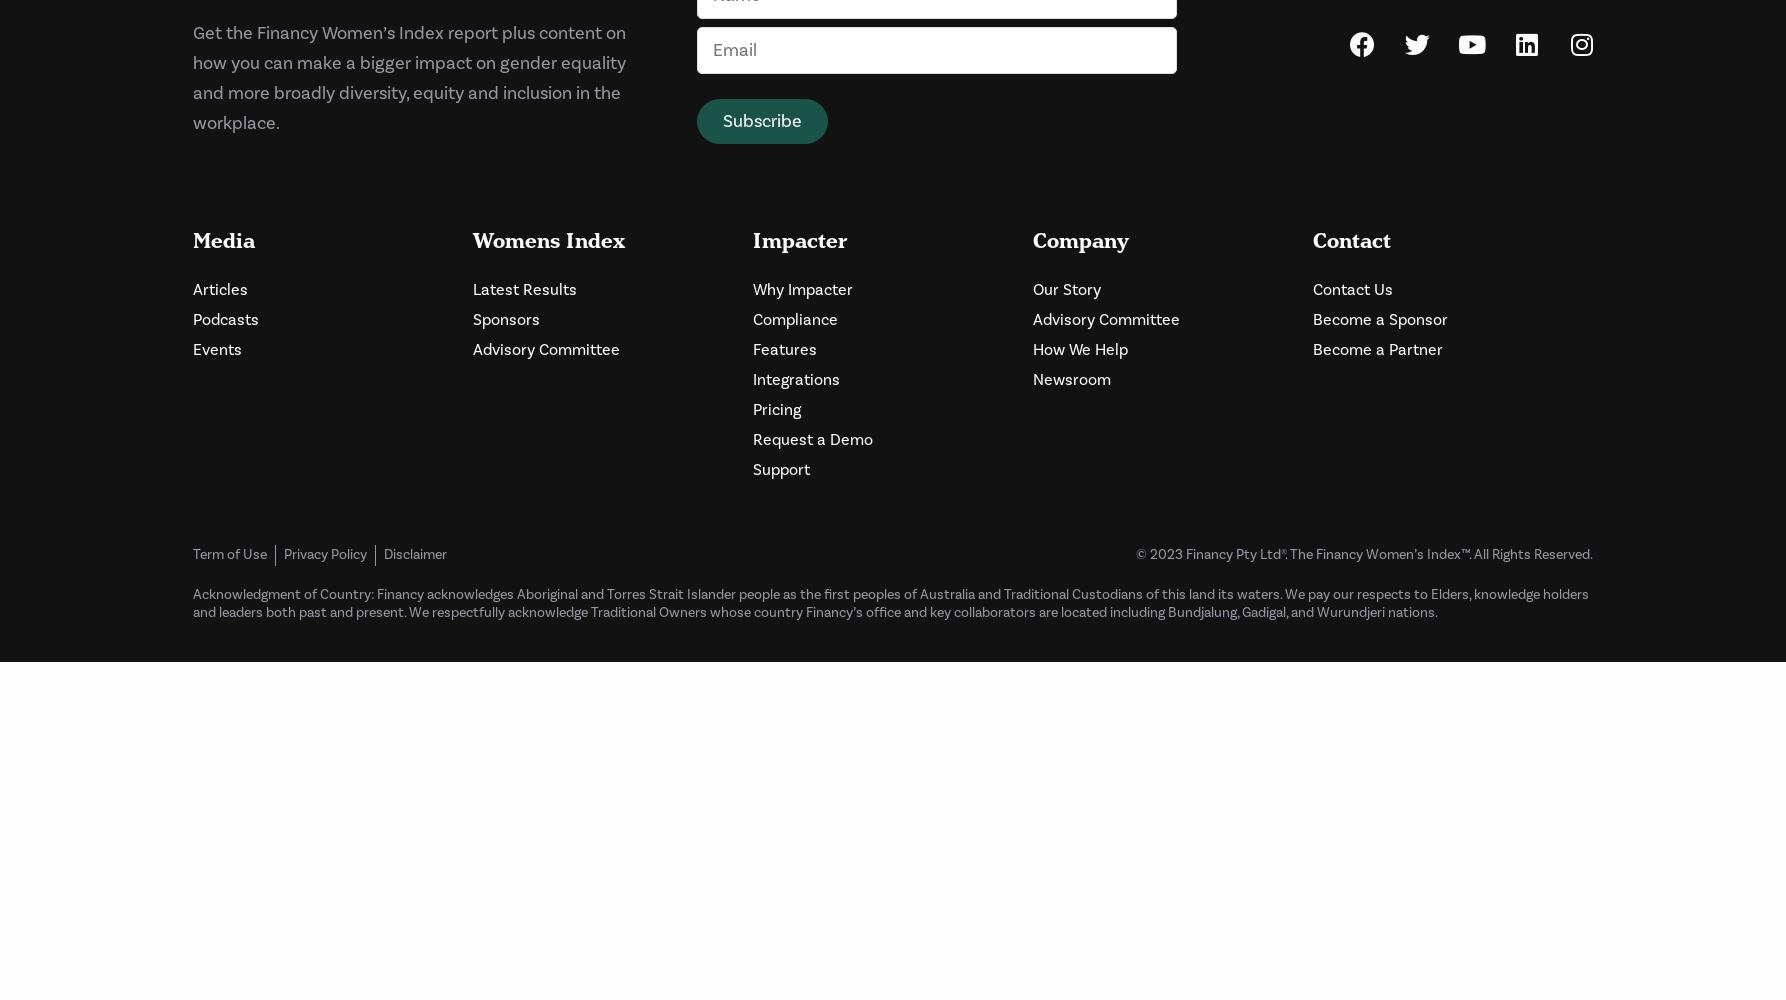 Image resolution: width=1786 pixels, height=1000 pixels. What do you see at coordinates (219, 289) in the screenshot?
I see `'Articles'` at bounding box center [219, 289].